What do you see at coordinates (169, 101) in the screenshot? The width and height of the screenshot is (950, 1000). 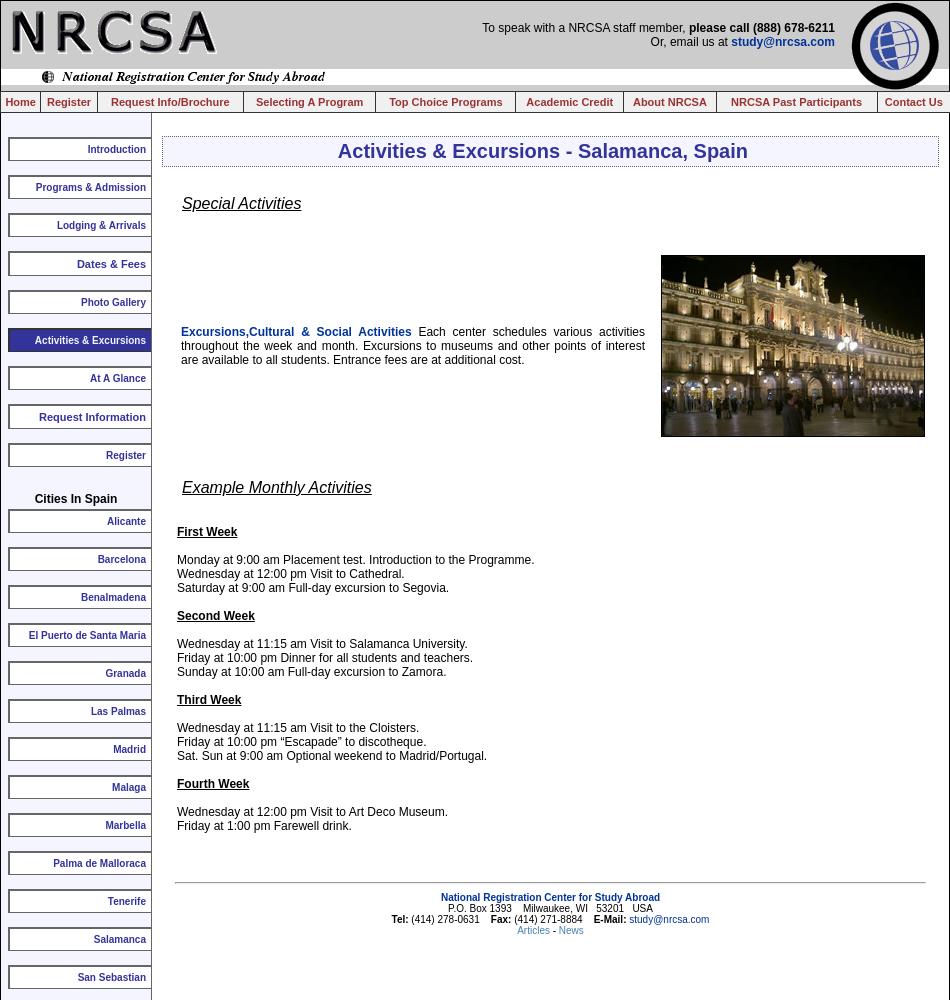 I see `'Request Info/Brochure'` at bounding box center [169, 101].